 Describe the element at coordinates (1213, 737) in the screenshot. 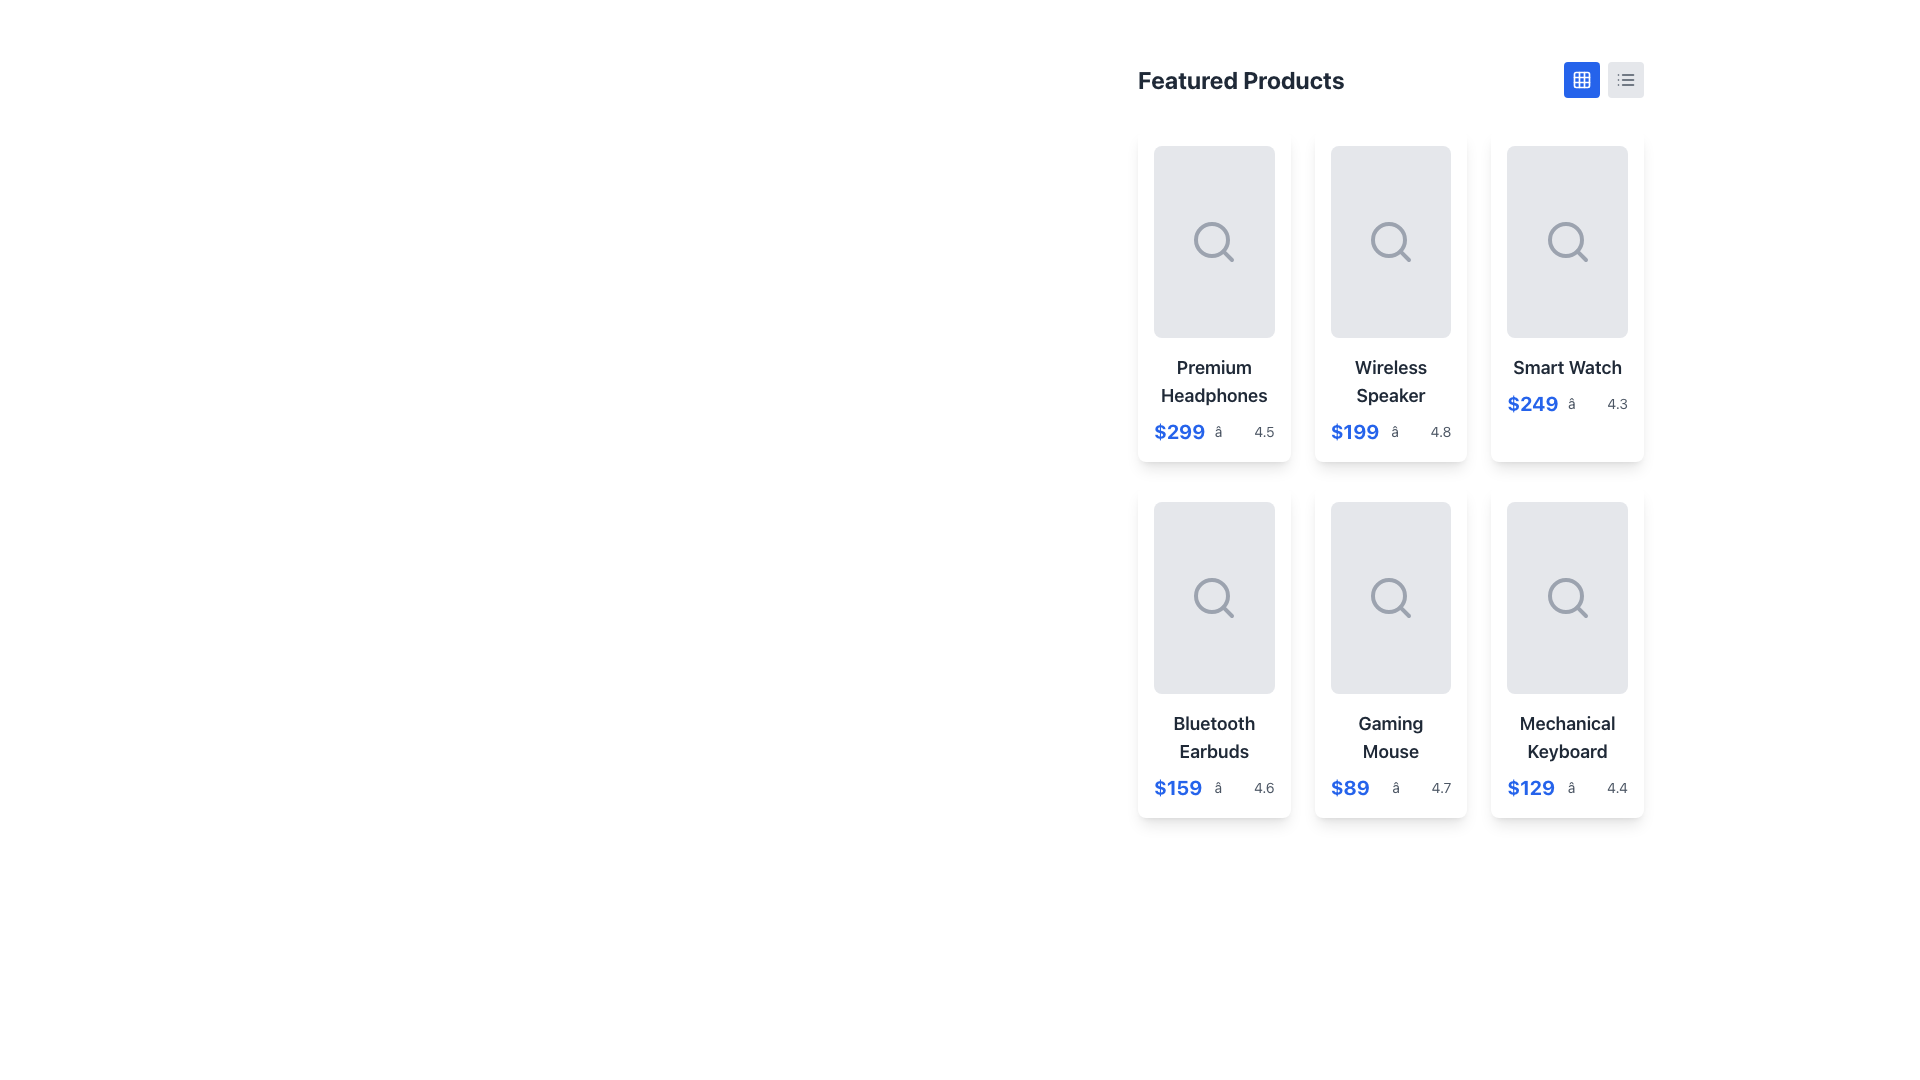

I see `the text label displaying 'Bluetooth Earbuds' which is rendered in a bold, large font style within a white card component in the second row and first column of a grid layout` at that location.